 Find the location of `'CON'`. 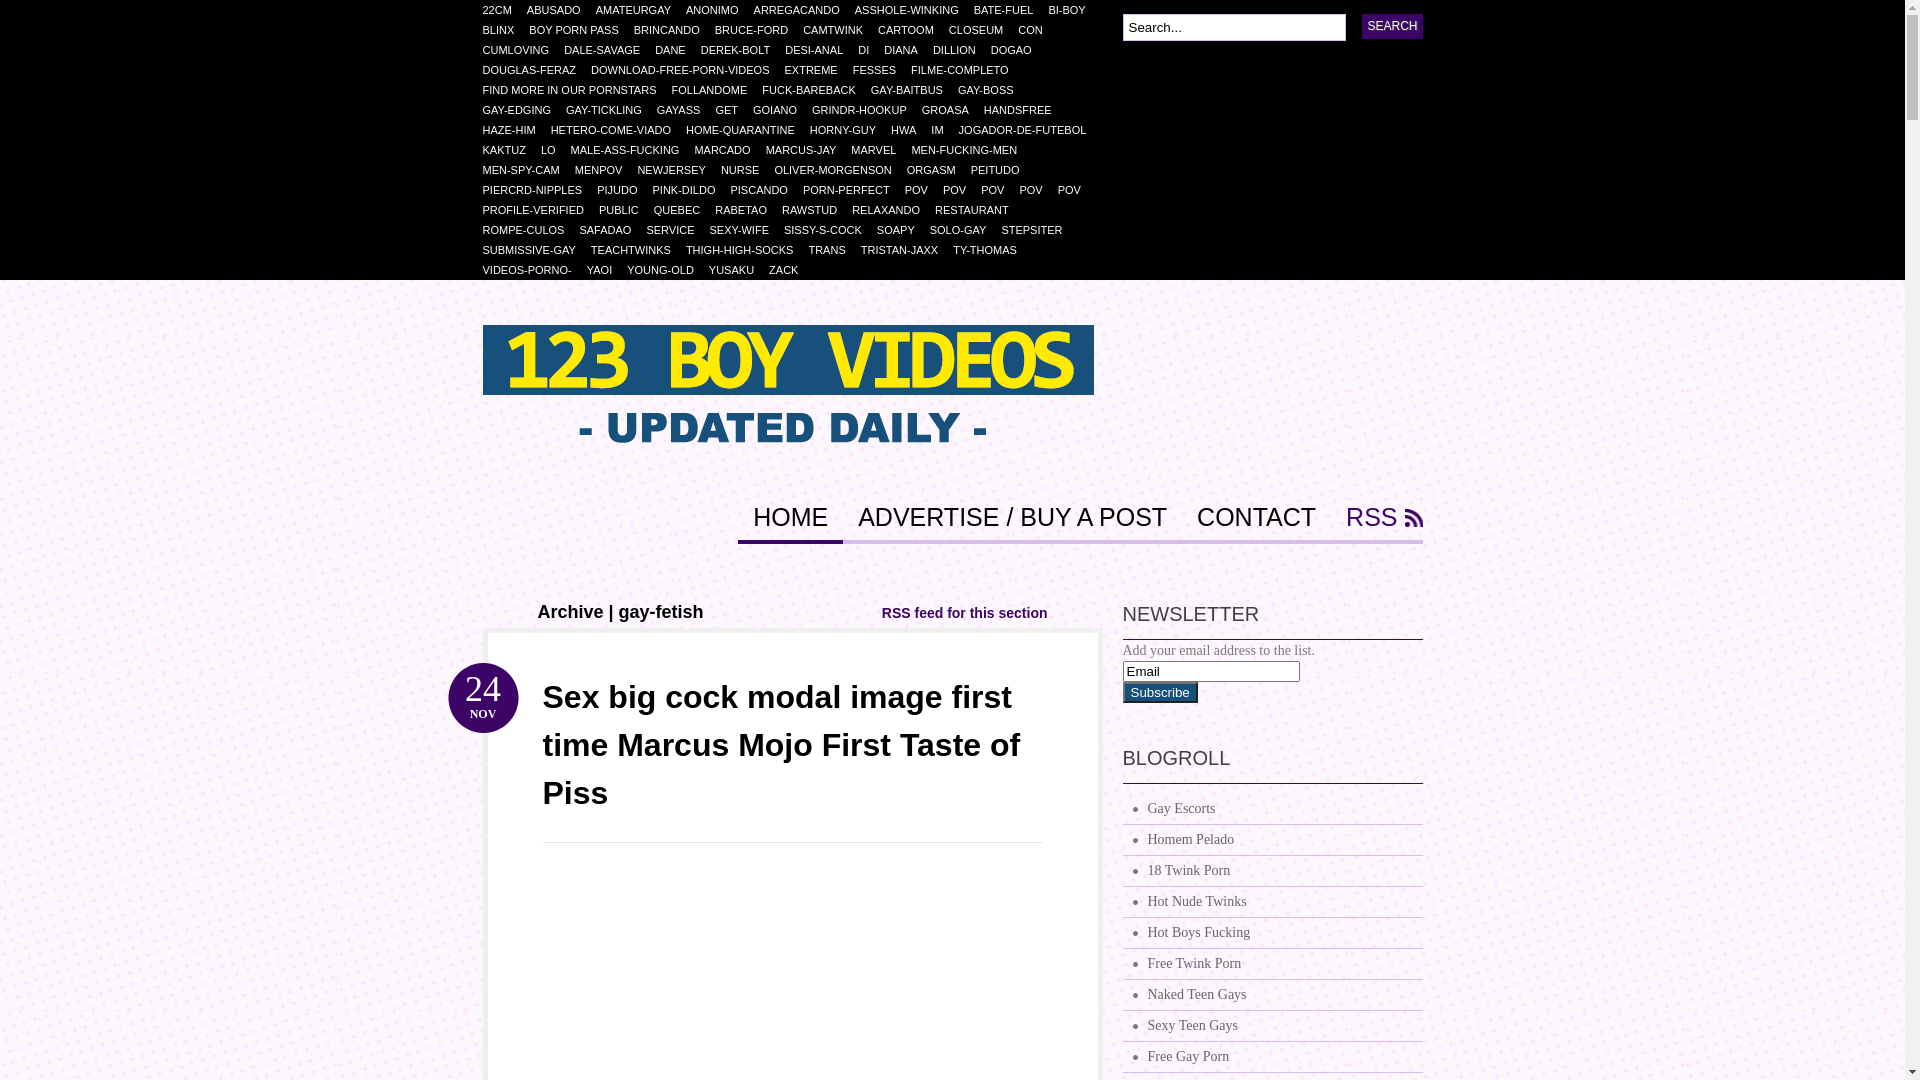

'CON' is located at coordinates (1037, 30).